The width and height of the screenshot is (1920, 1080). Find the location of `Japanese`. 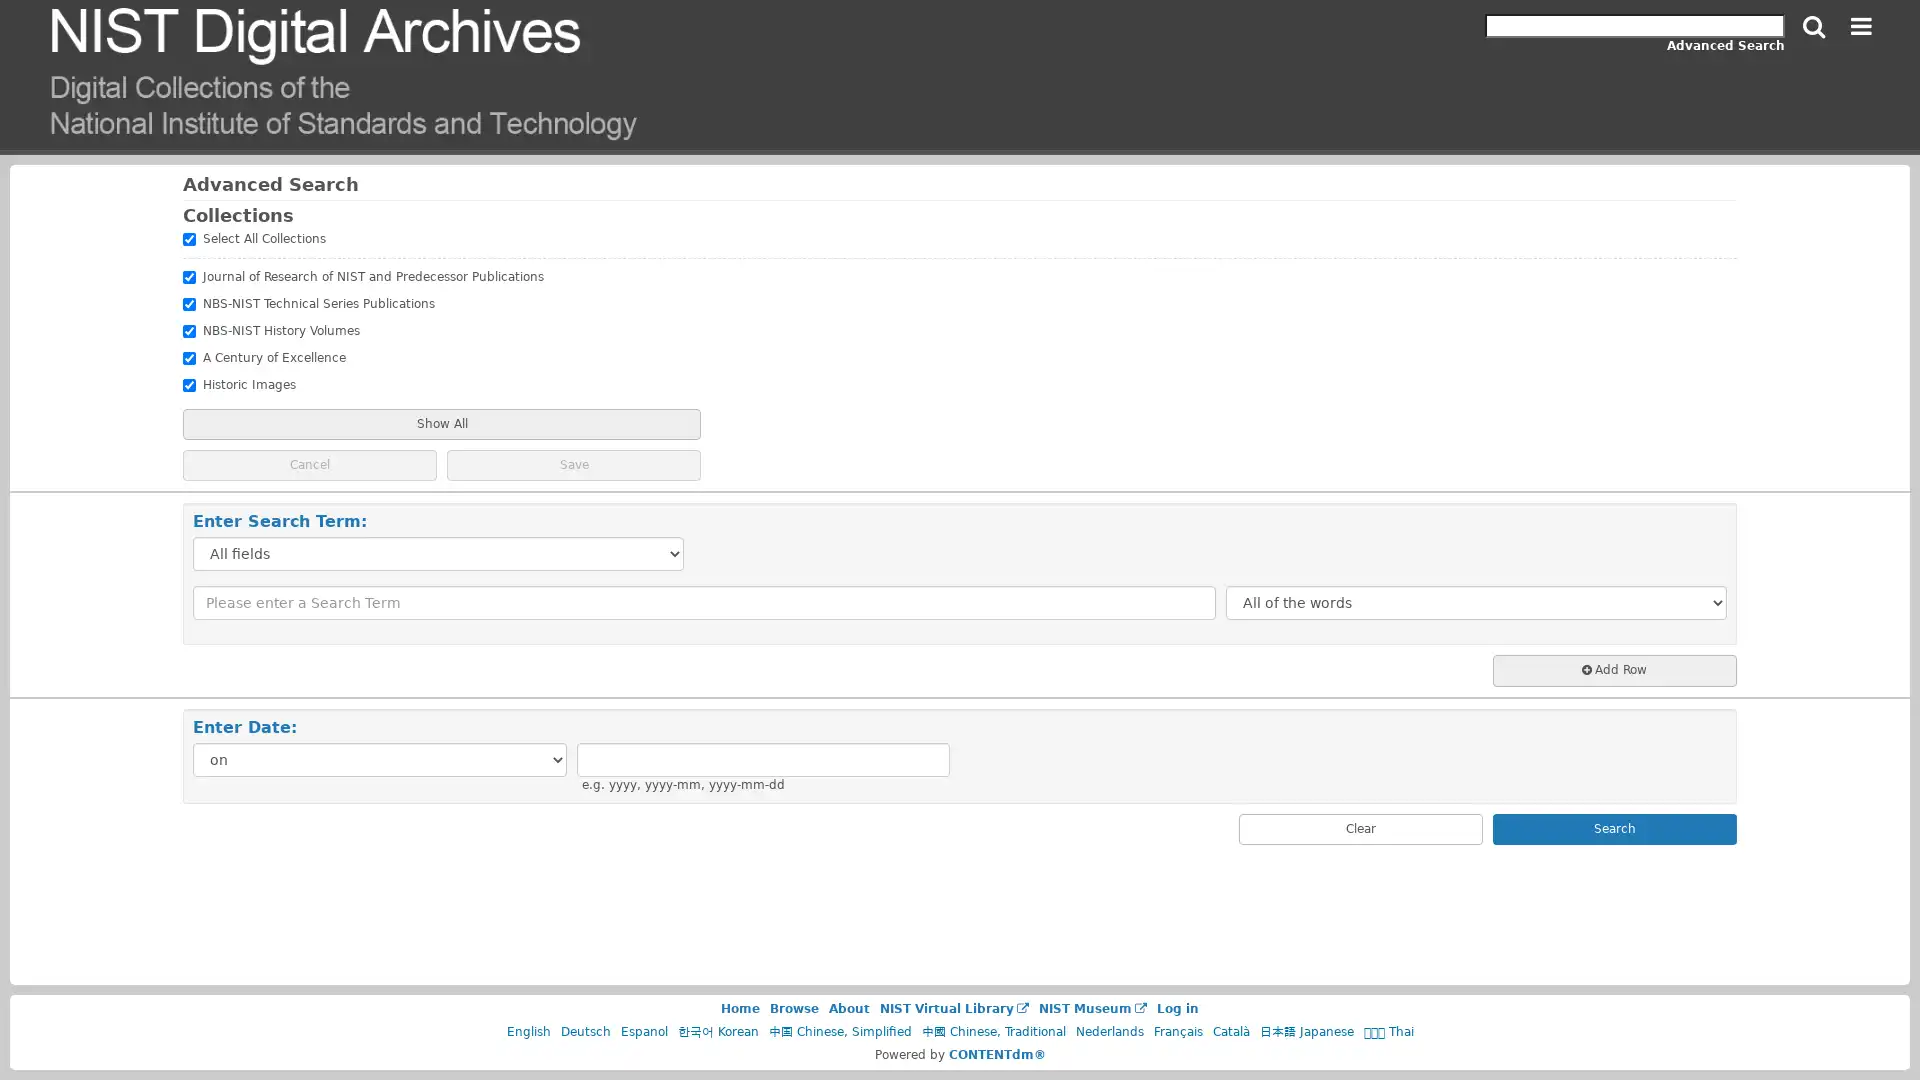

Japanese is located at coordinates (1305, 1032).